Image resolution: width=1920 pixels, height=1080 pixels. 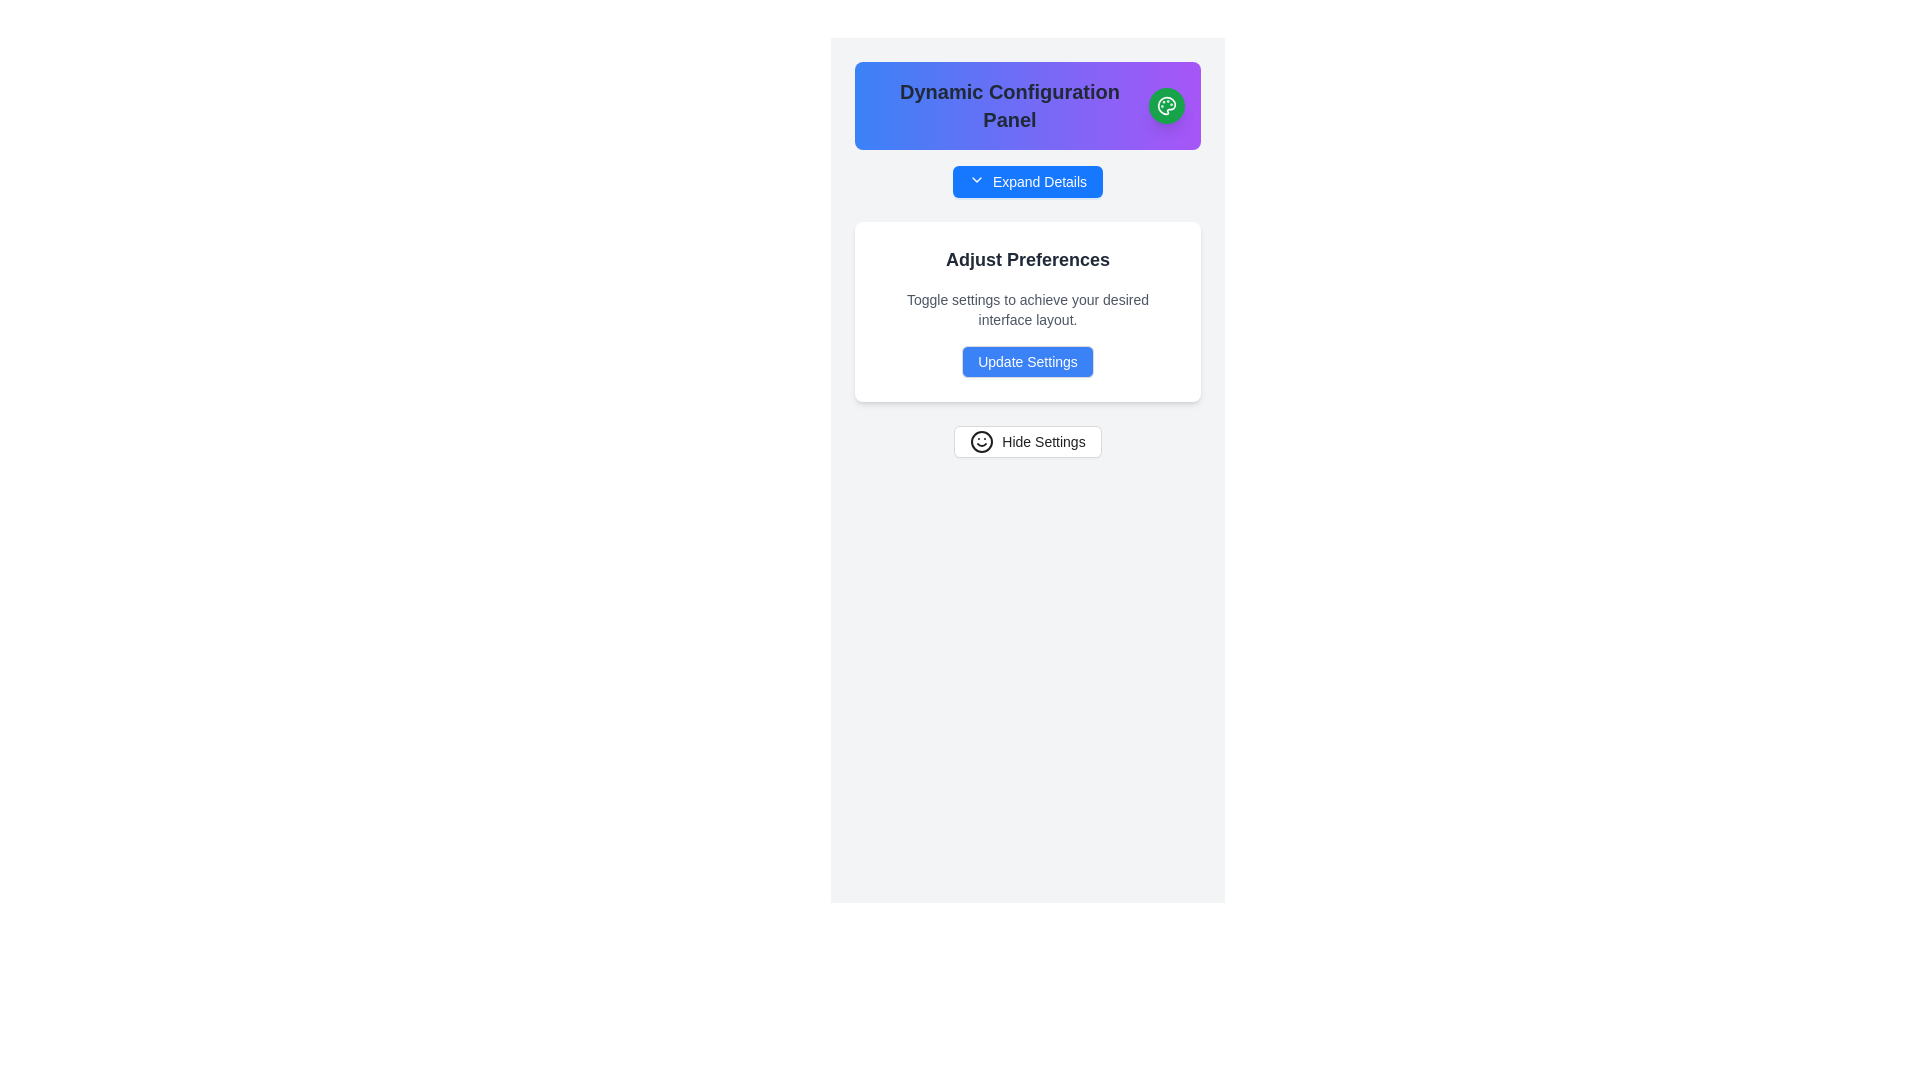 I want to click on the textual label within the button that indicates the function of hiding the settings panel, located at the bottom of the layout below the 'Adjust Preferences' section, so click(x=1042, y=441).